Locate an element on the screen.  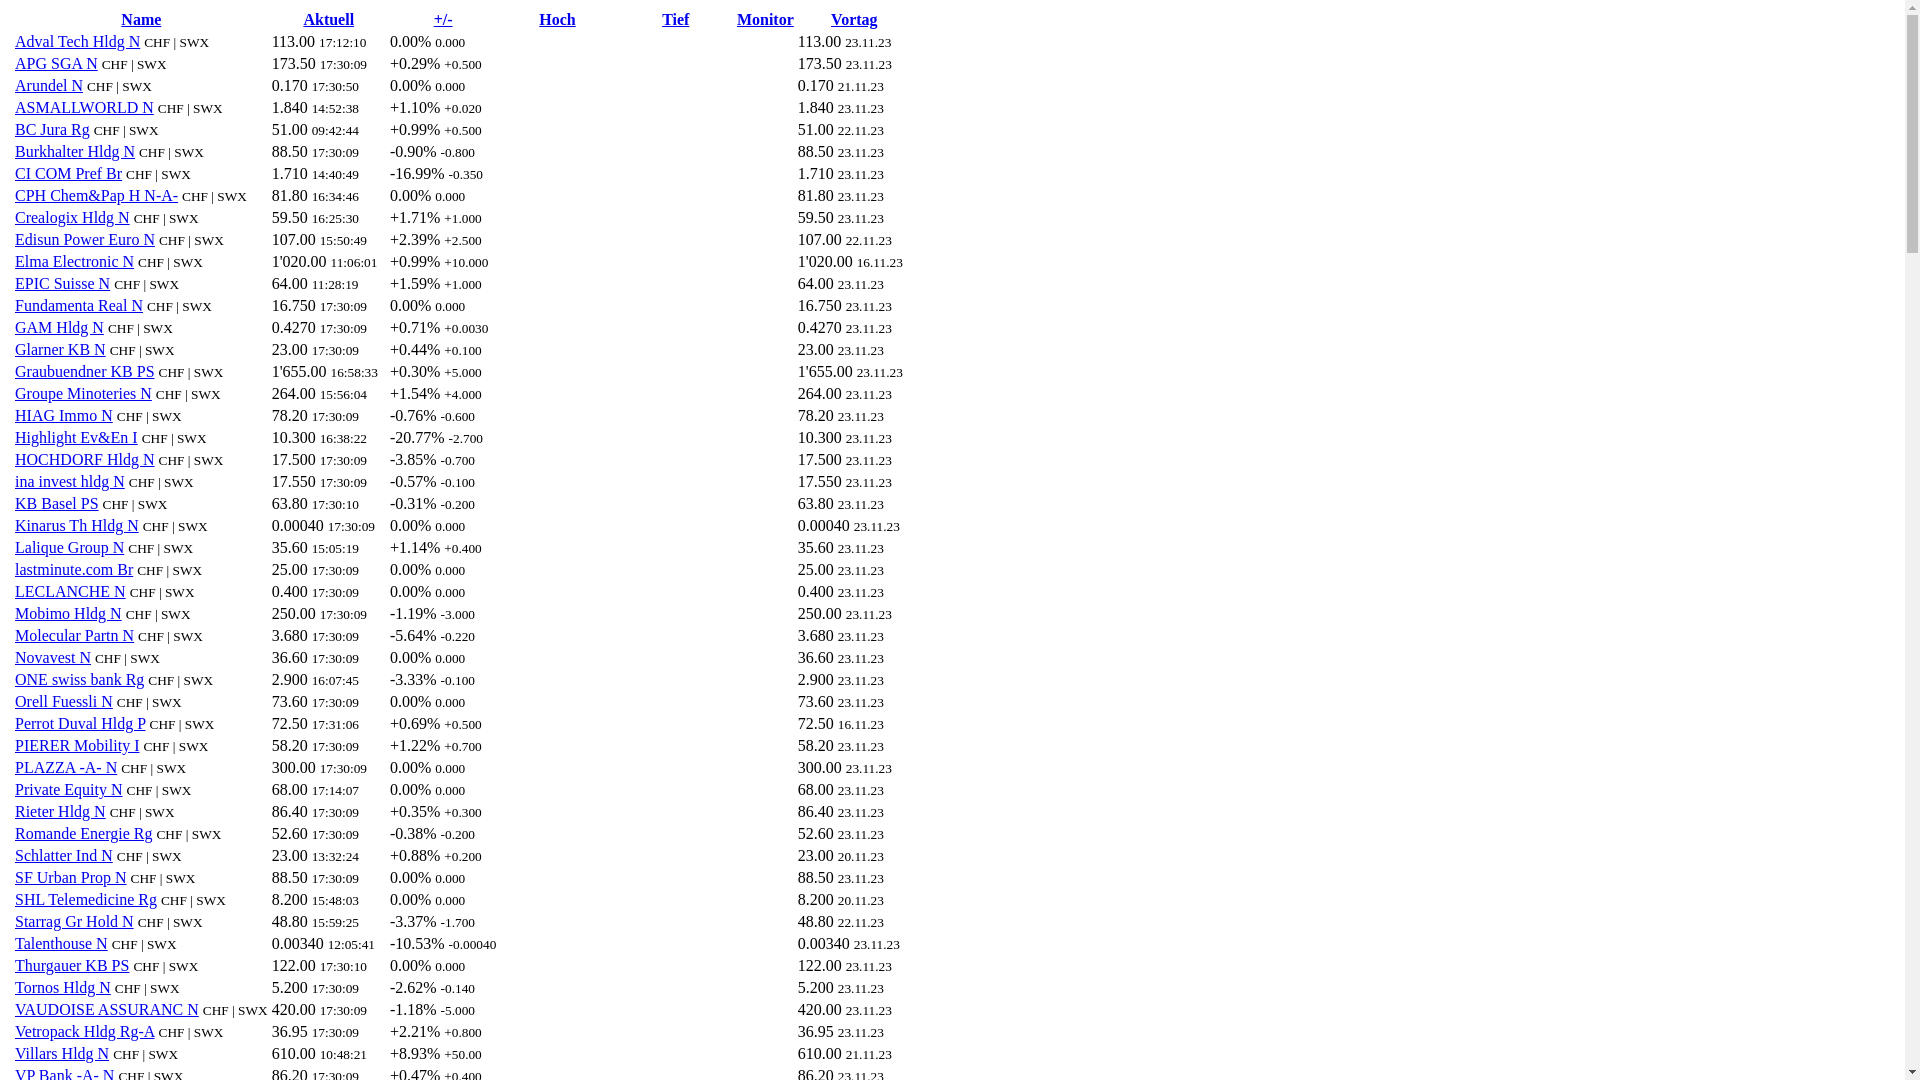
'Novavest N' is located at coordinates (52, 657).